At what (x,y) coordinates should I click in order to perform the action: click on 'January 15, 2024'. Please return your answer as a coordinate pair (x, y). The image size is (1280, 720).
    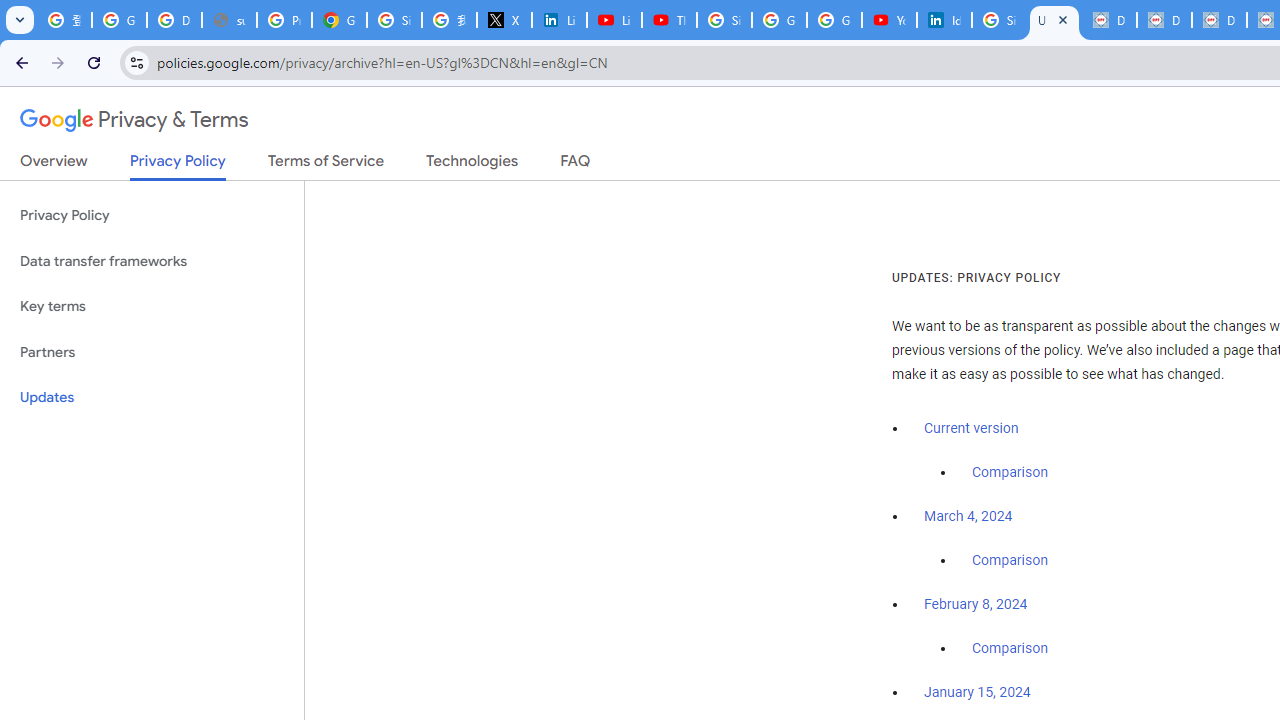
    Looking at the image, I should click on (977, 692).